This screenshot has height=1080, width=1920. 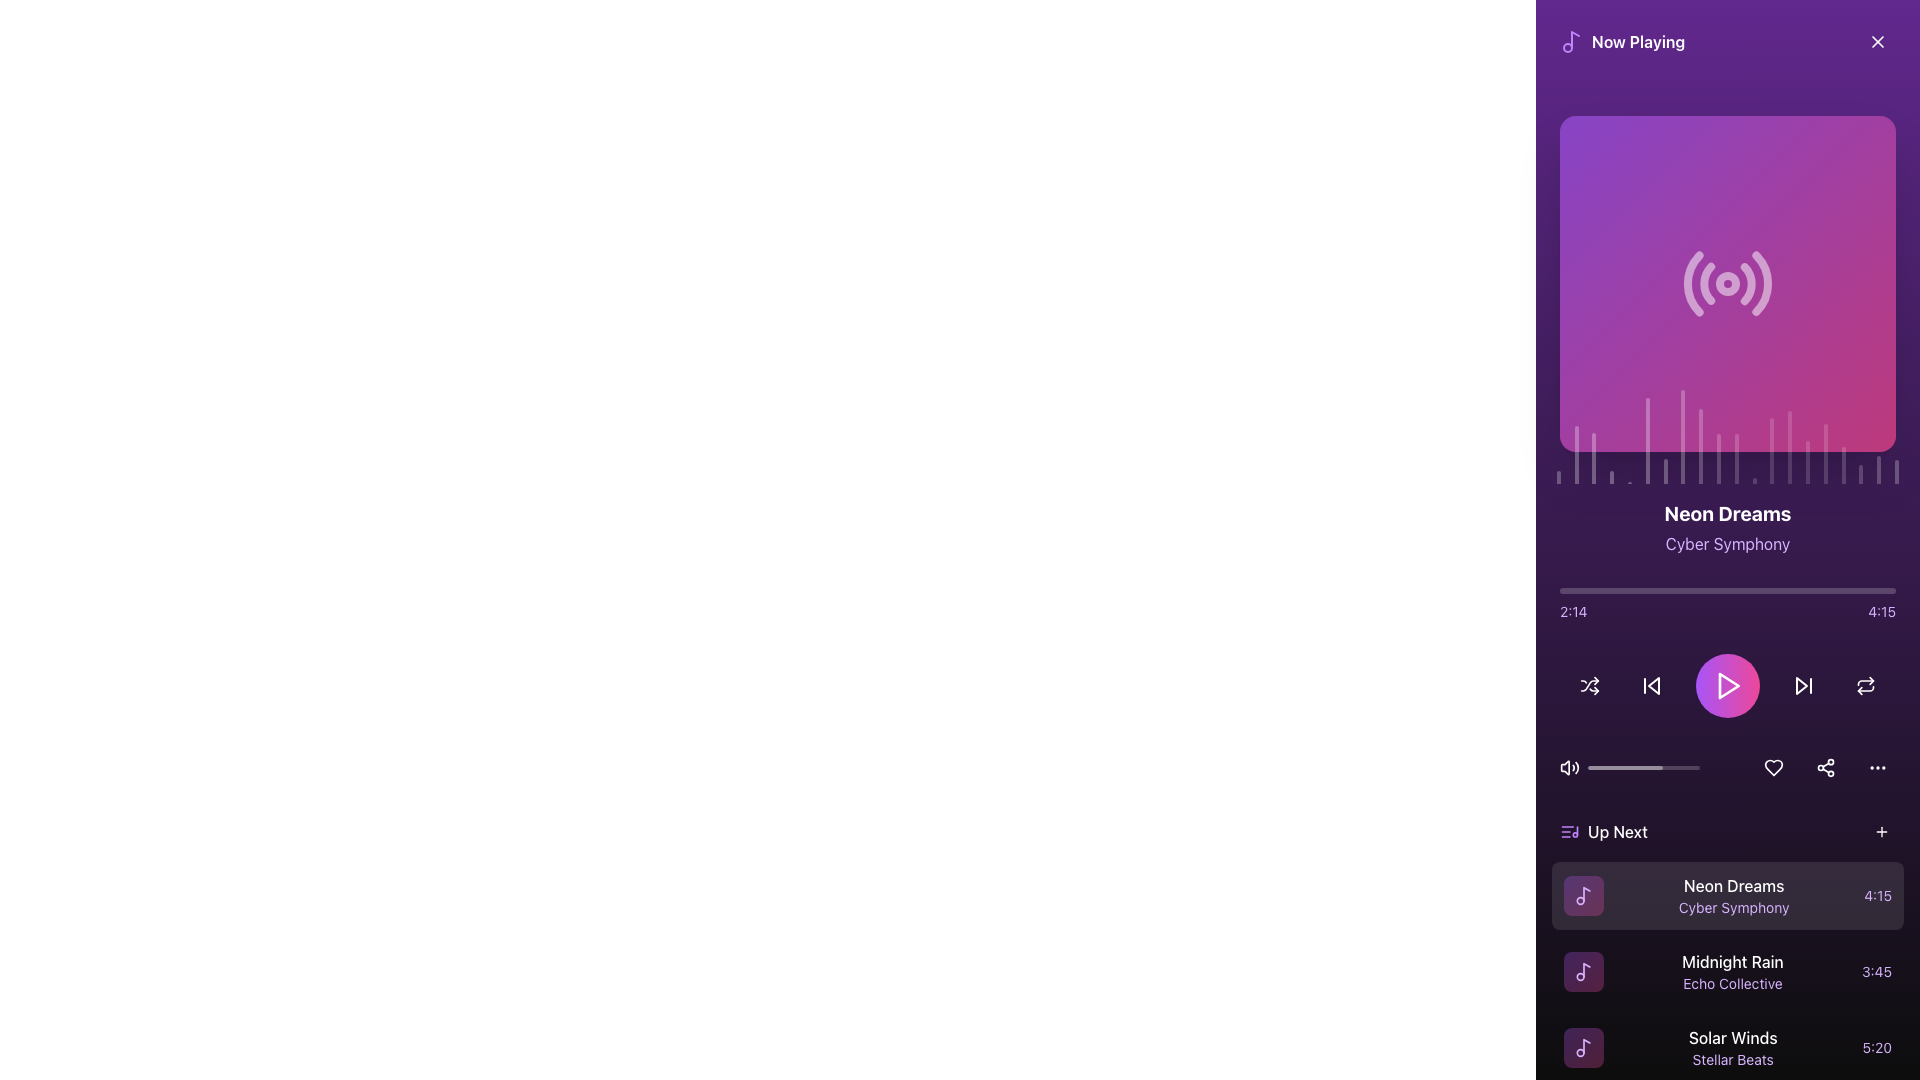 What do you see at coordinates (1583, 1047) in the screenshot?
I see `the square icon with a gradient background, featuring a music note symbol, located at the front of the last list item representing the song 'Solar Winds' by 'Stellar Beats' in the 'Up Next' section` at bounding box center [1583, 1047].